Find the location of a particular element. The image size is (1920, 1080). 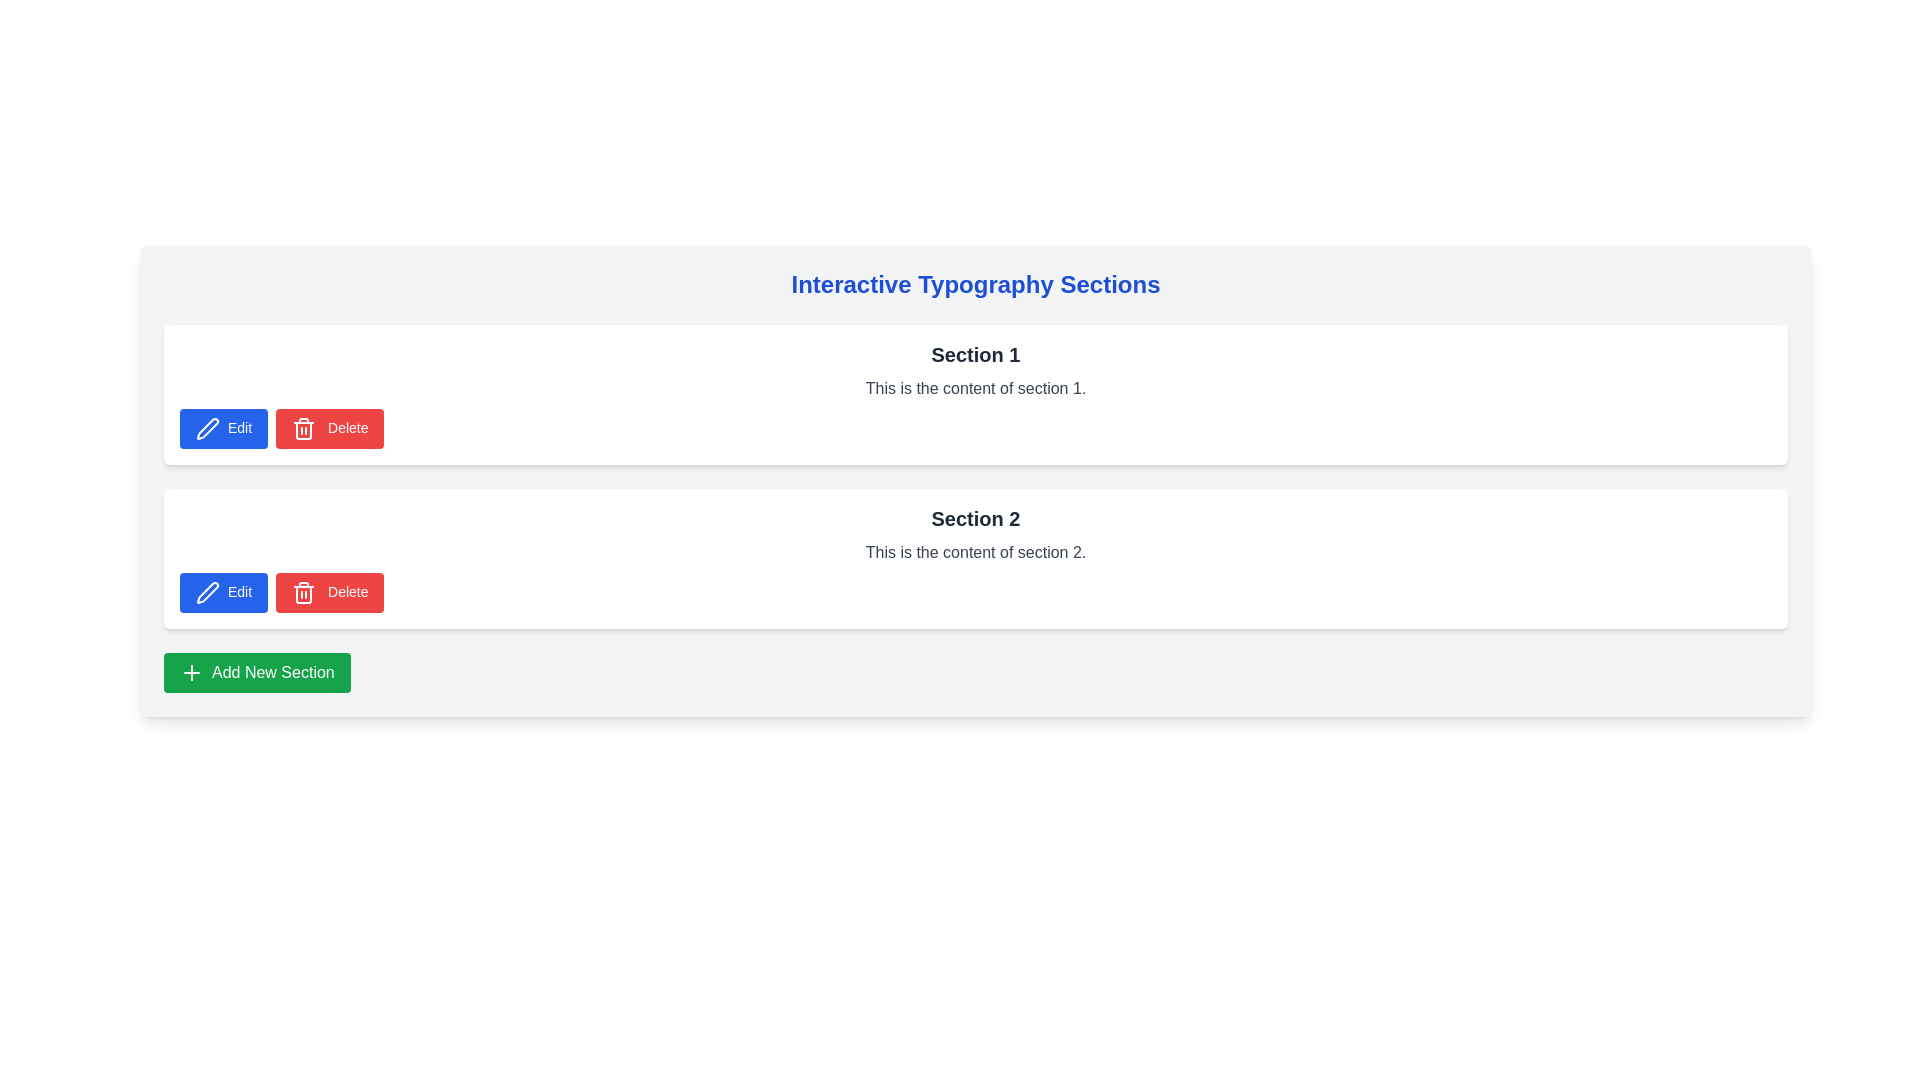

the button located at the bottom of the central content panel is located at coordinates (256, 672).